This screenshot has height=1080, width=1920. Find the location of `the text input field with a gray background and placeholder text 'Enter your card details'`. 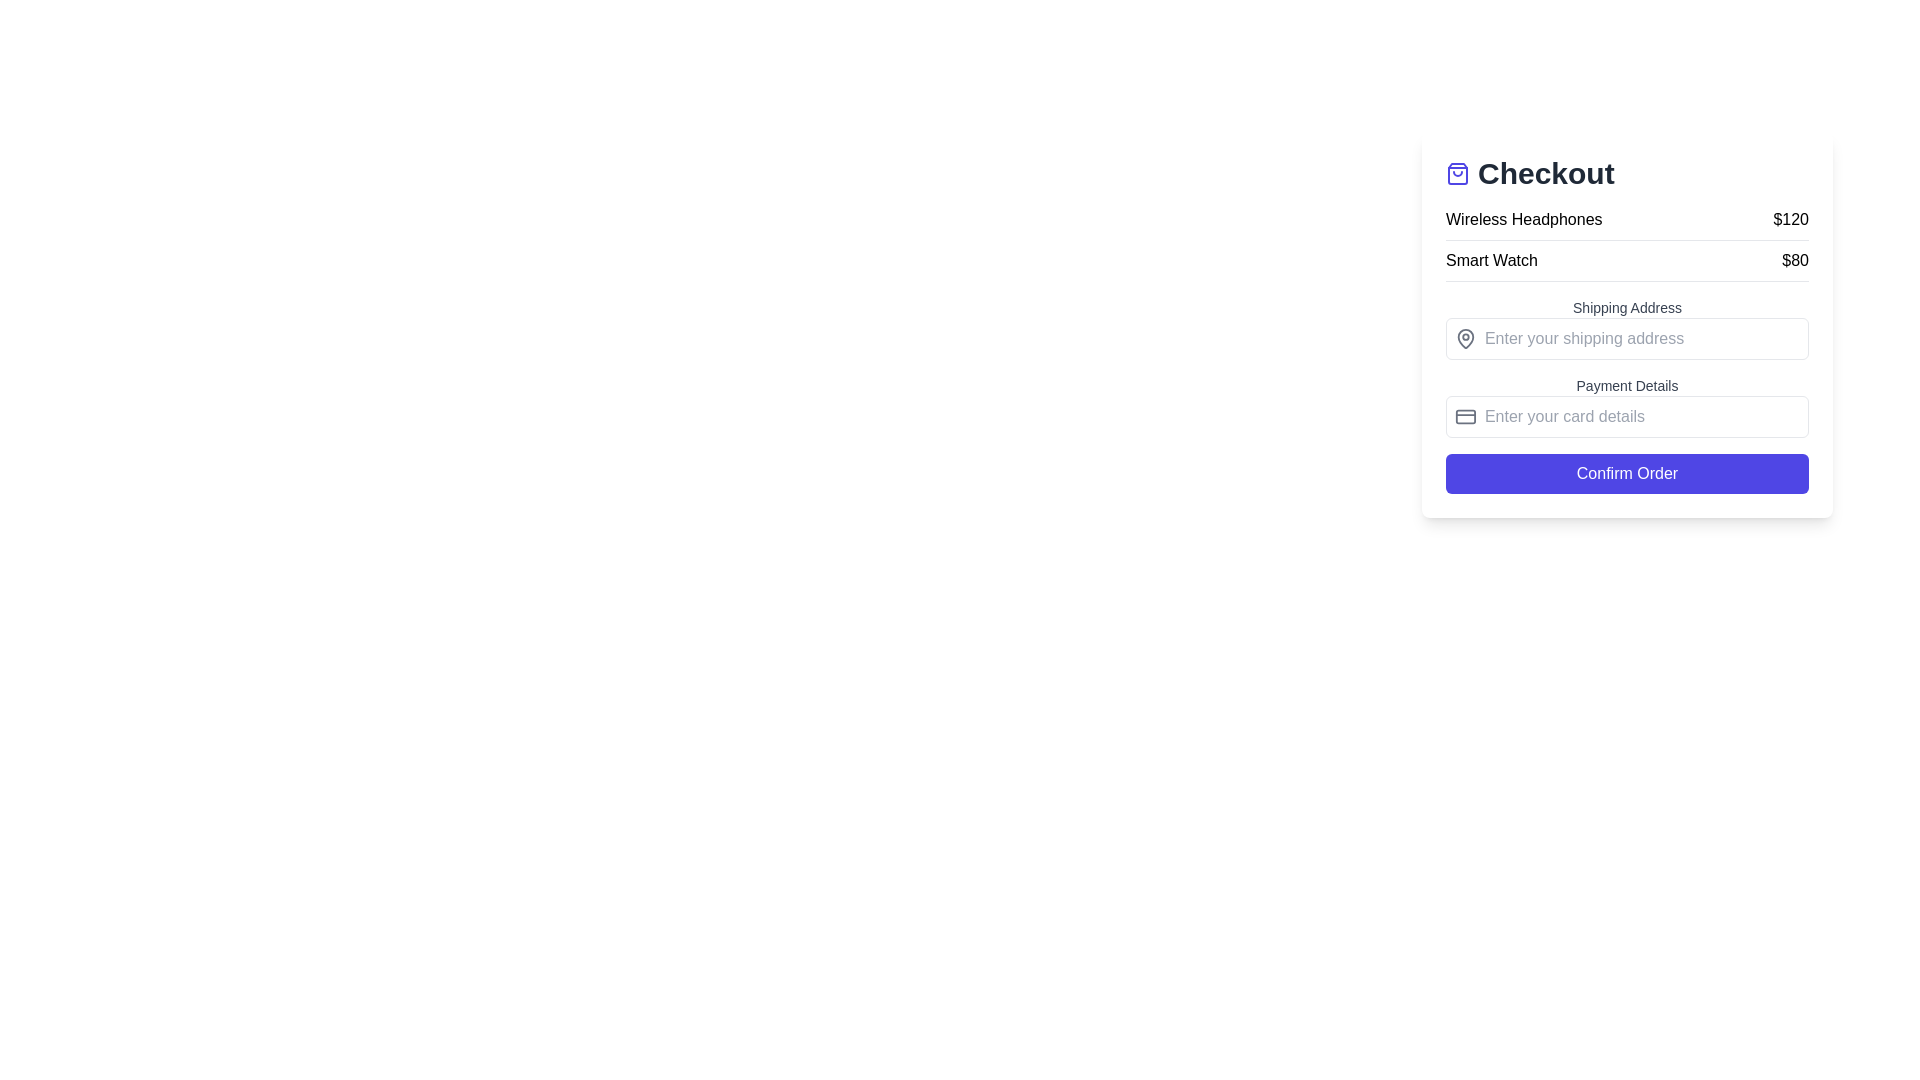

the text input field with a gray background and placeholder text 'Enter your card details' is located at coordinates (1642, 415).